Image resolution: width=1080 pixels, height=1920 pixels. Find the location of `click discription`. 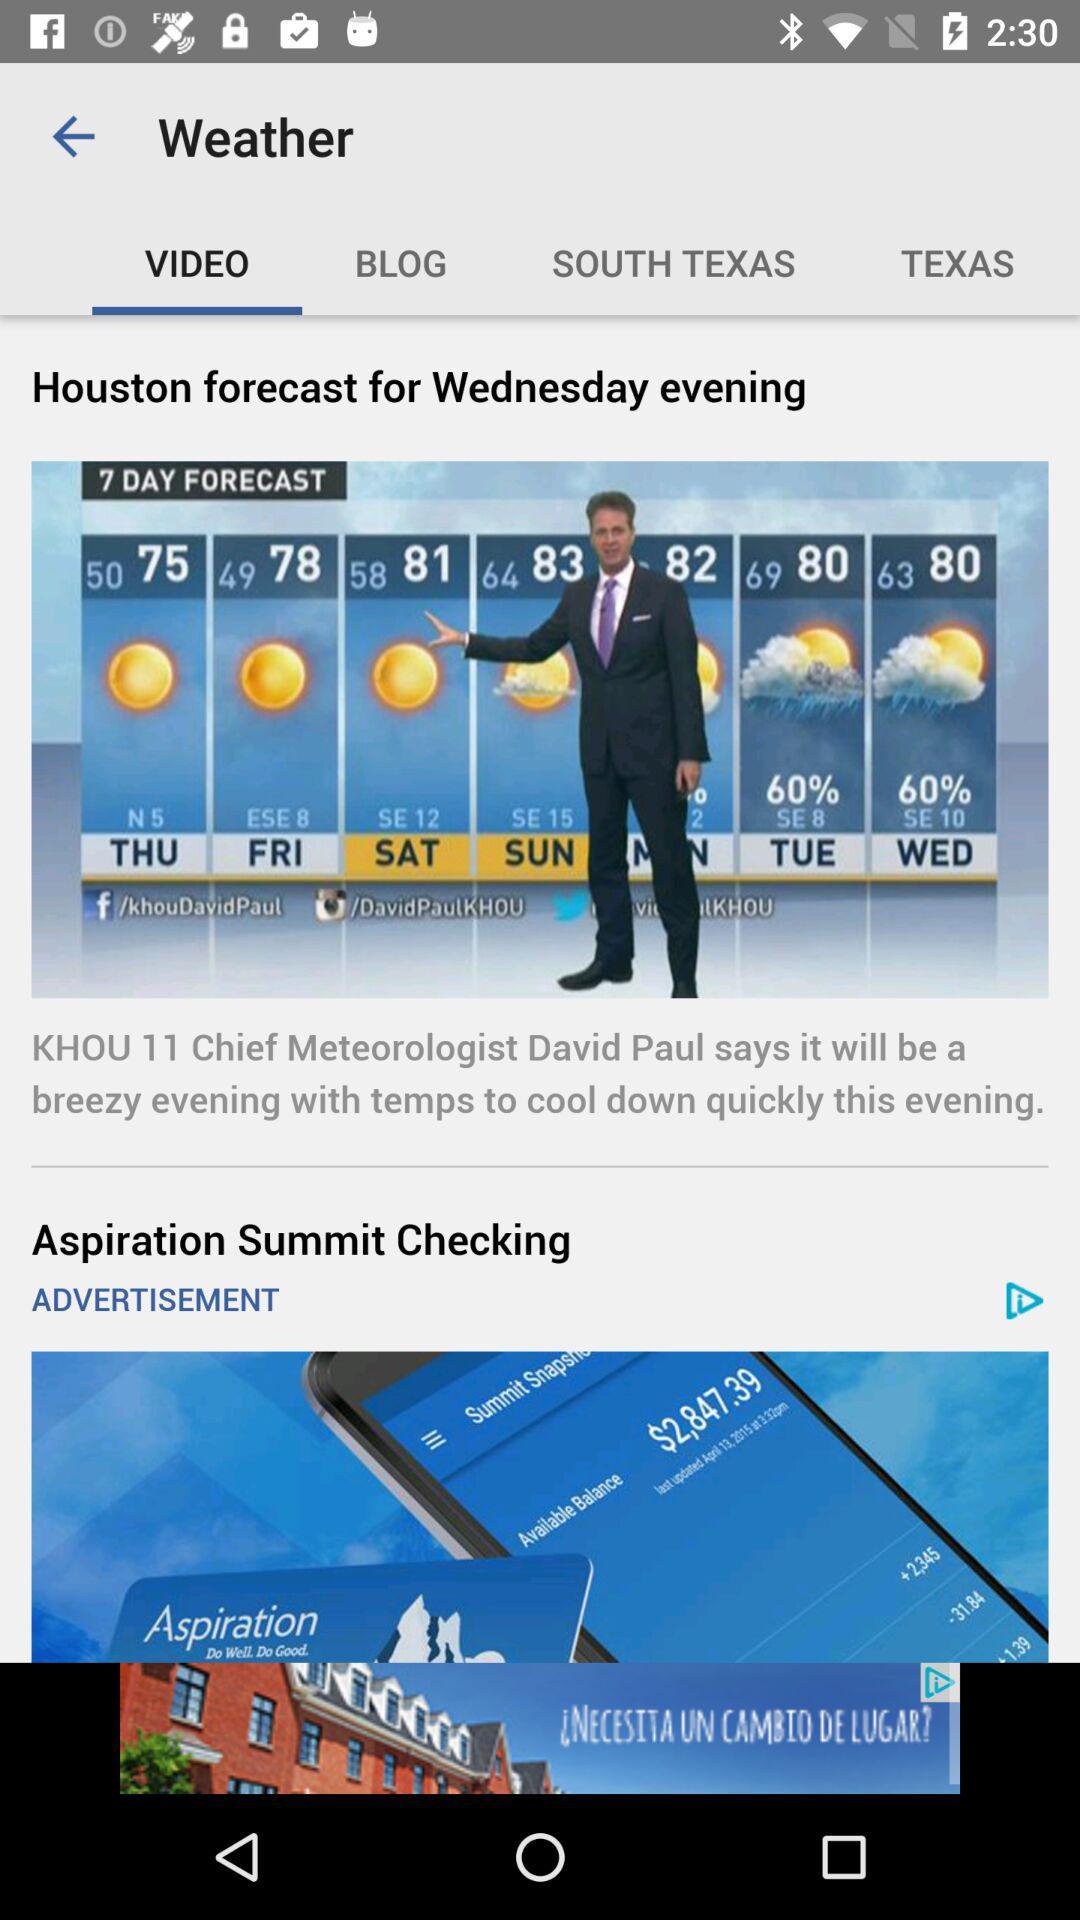

click discription is located at coordinates (540, 1727).